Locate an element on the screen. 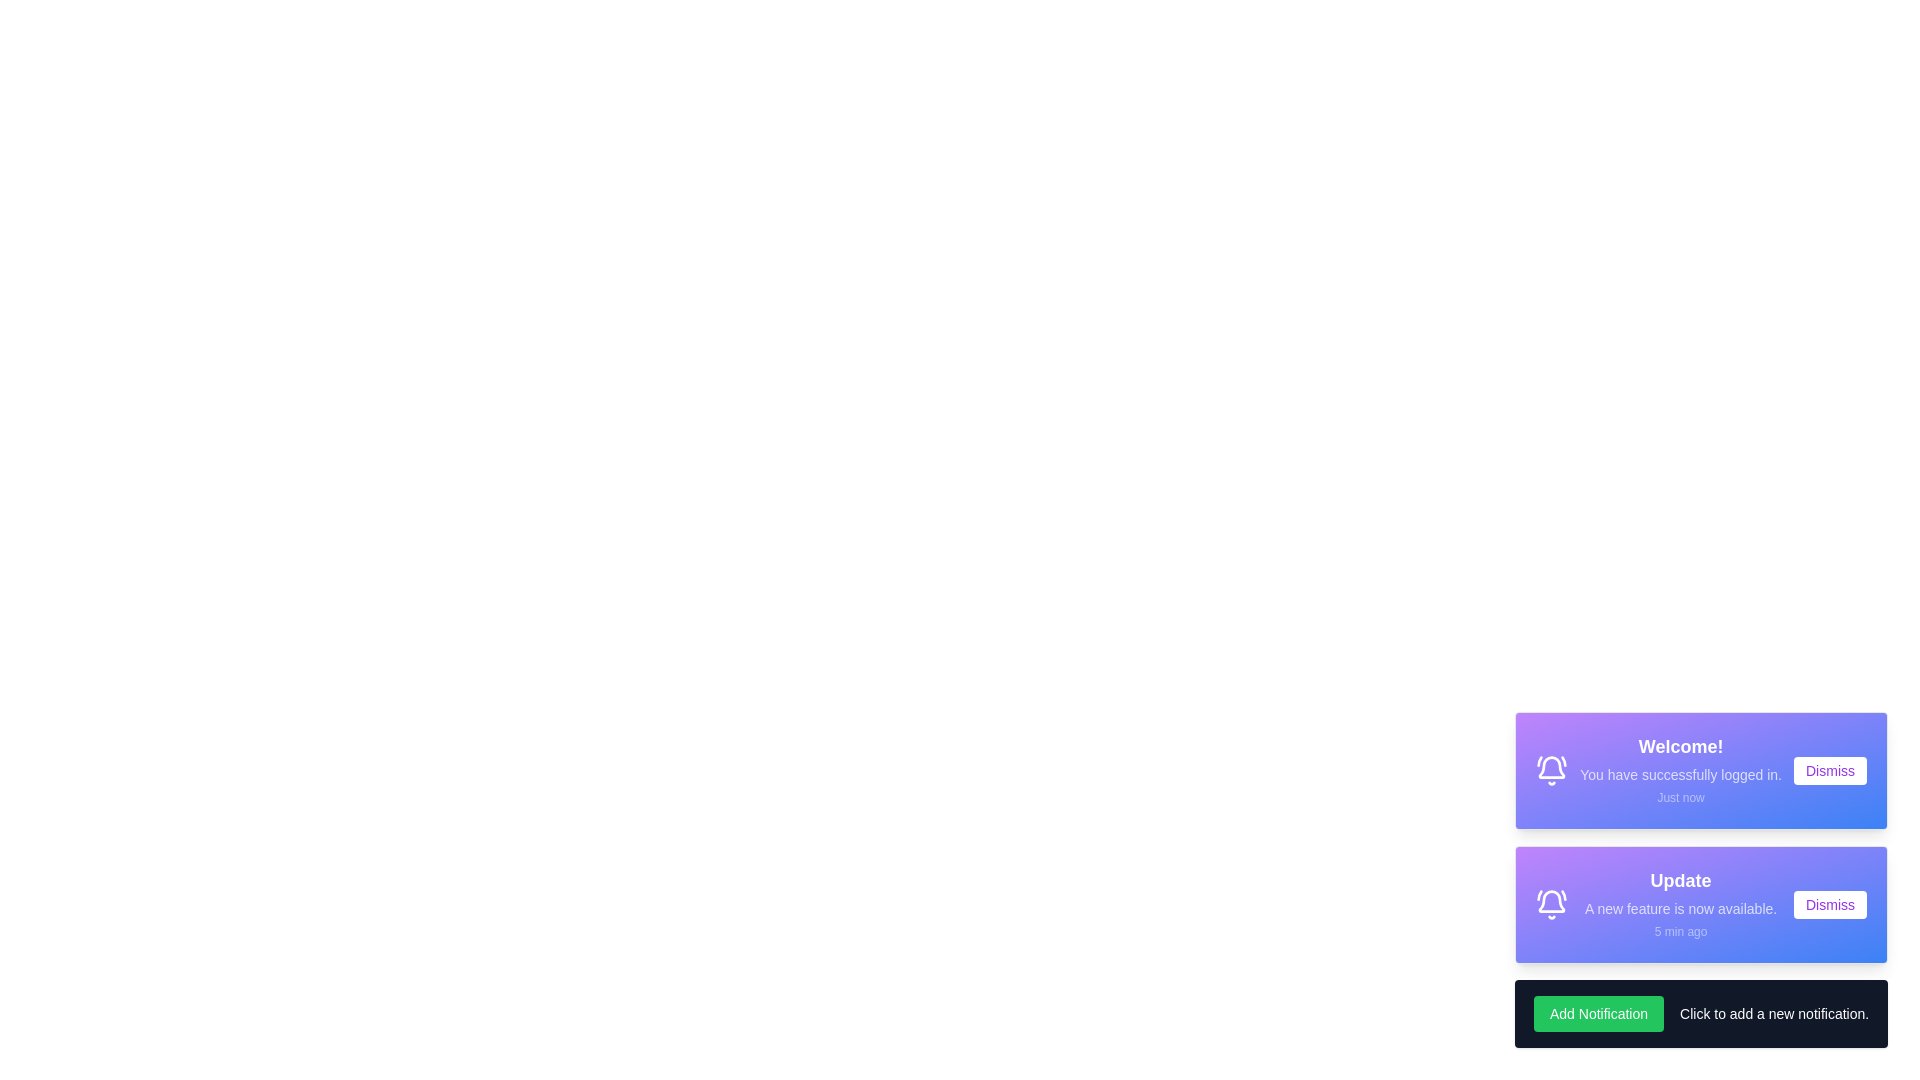  'Add Notification' button to add a new notification is located at coordinates (1597, 1014).